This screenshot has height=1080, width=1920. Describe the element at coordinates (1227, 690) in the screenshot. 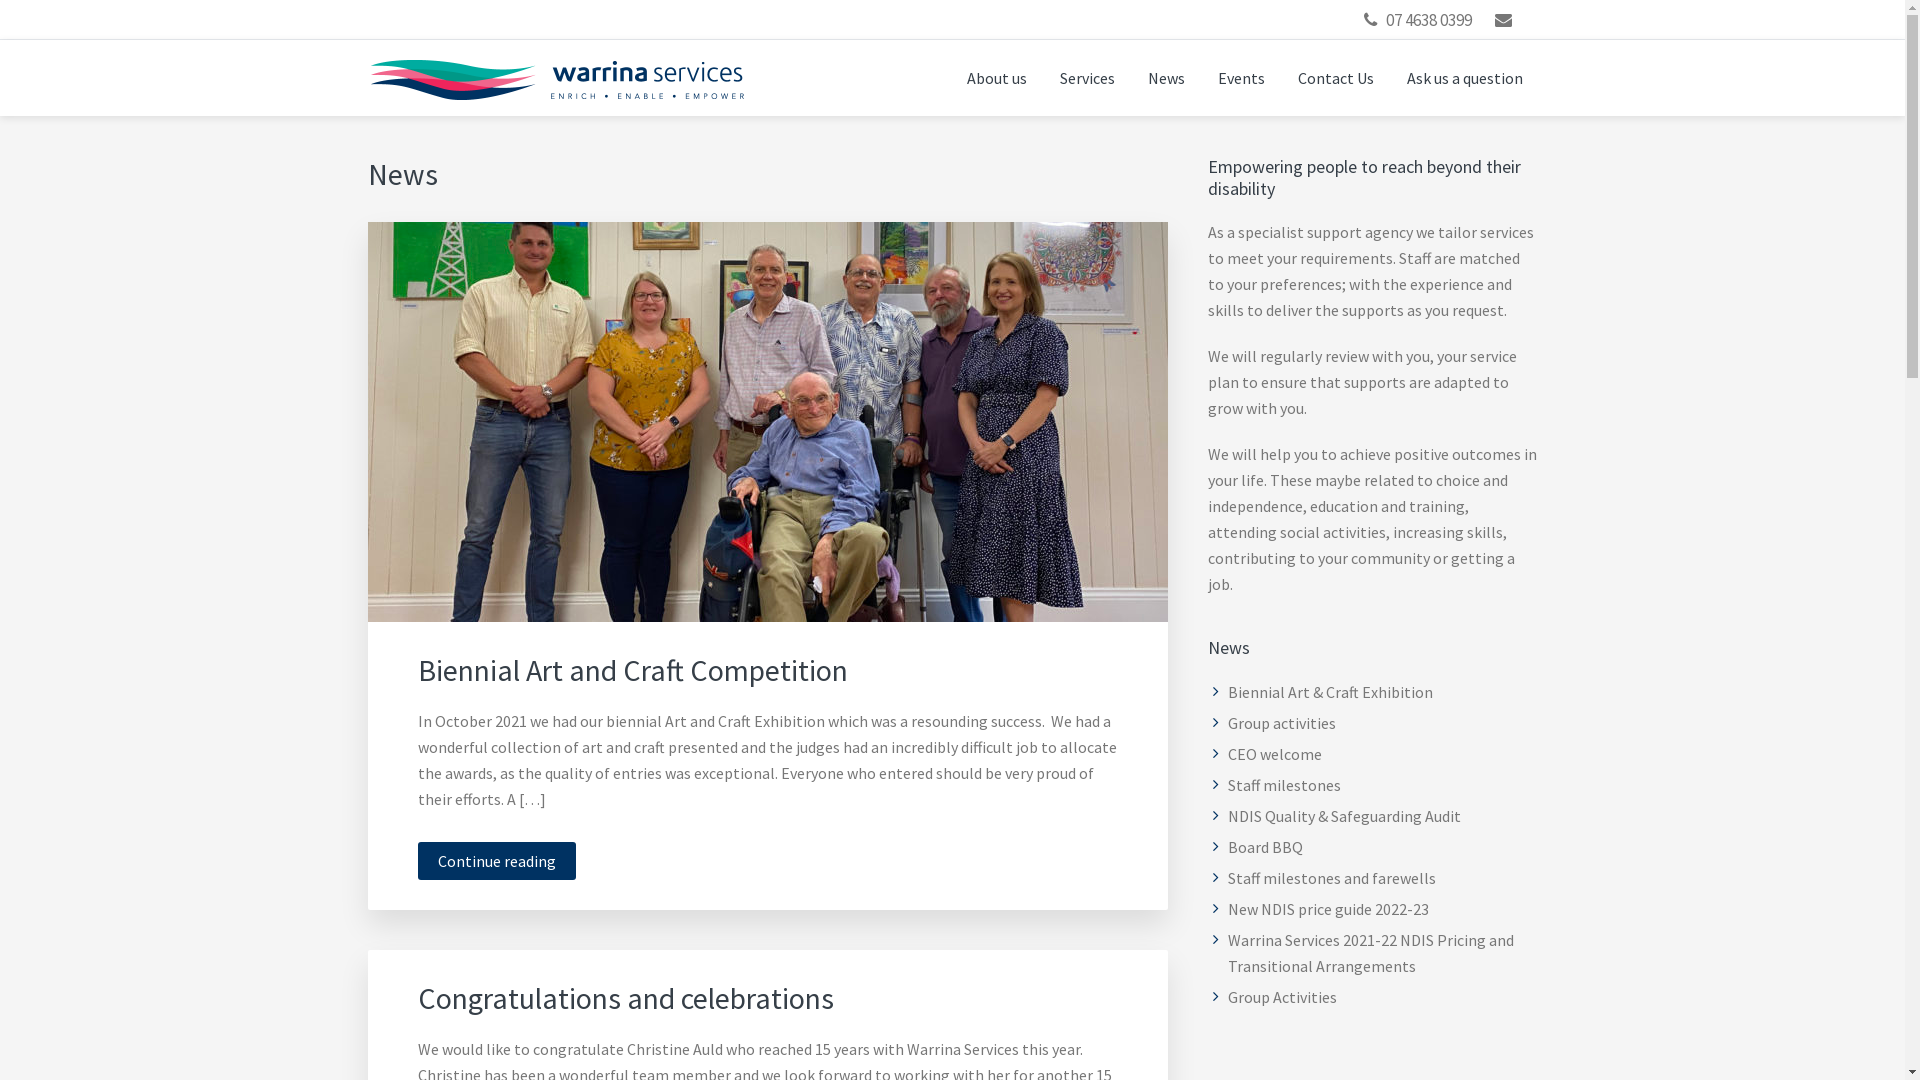

I see `'Biennial Art & Craft Exhibition'` at that location.